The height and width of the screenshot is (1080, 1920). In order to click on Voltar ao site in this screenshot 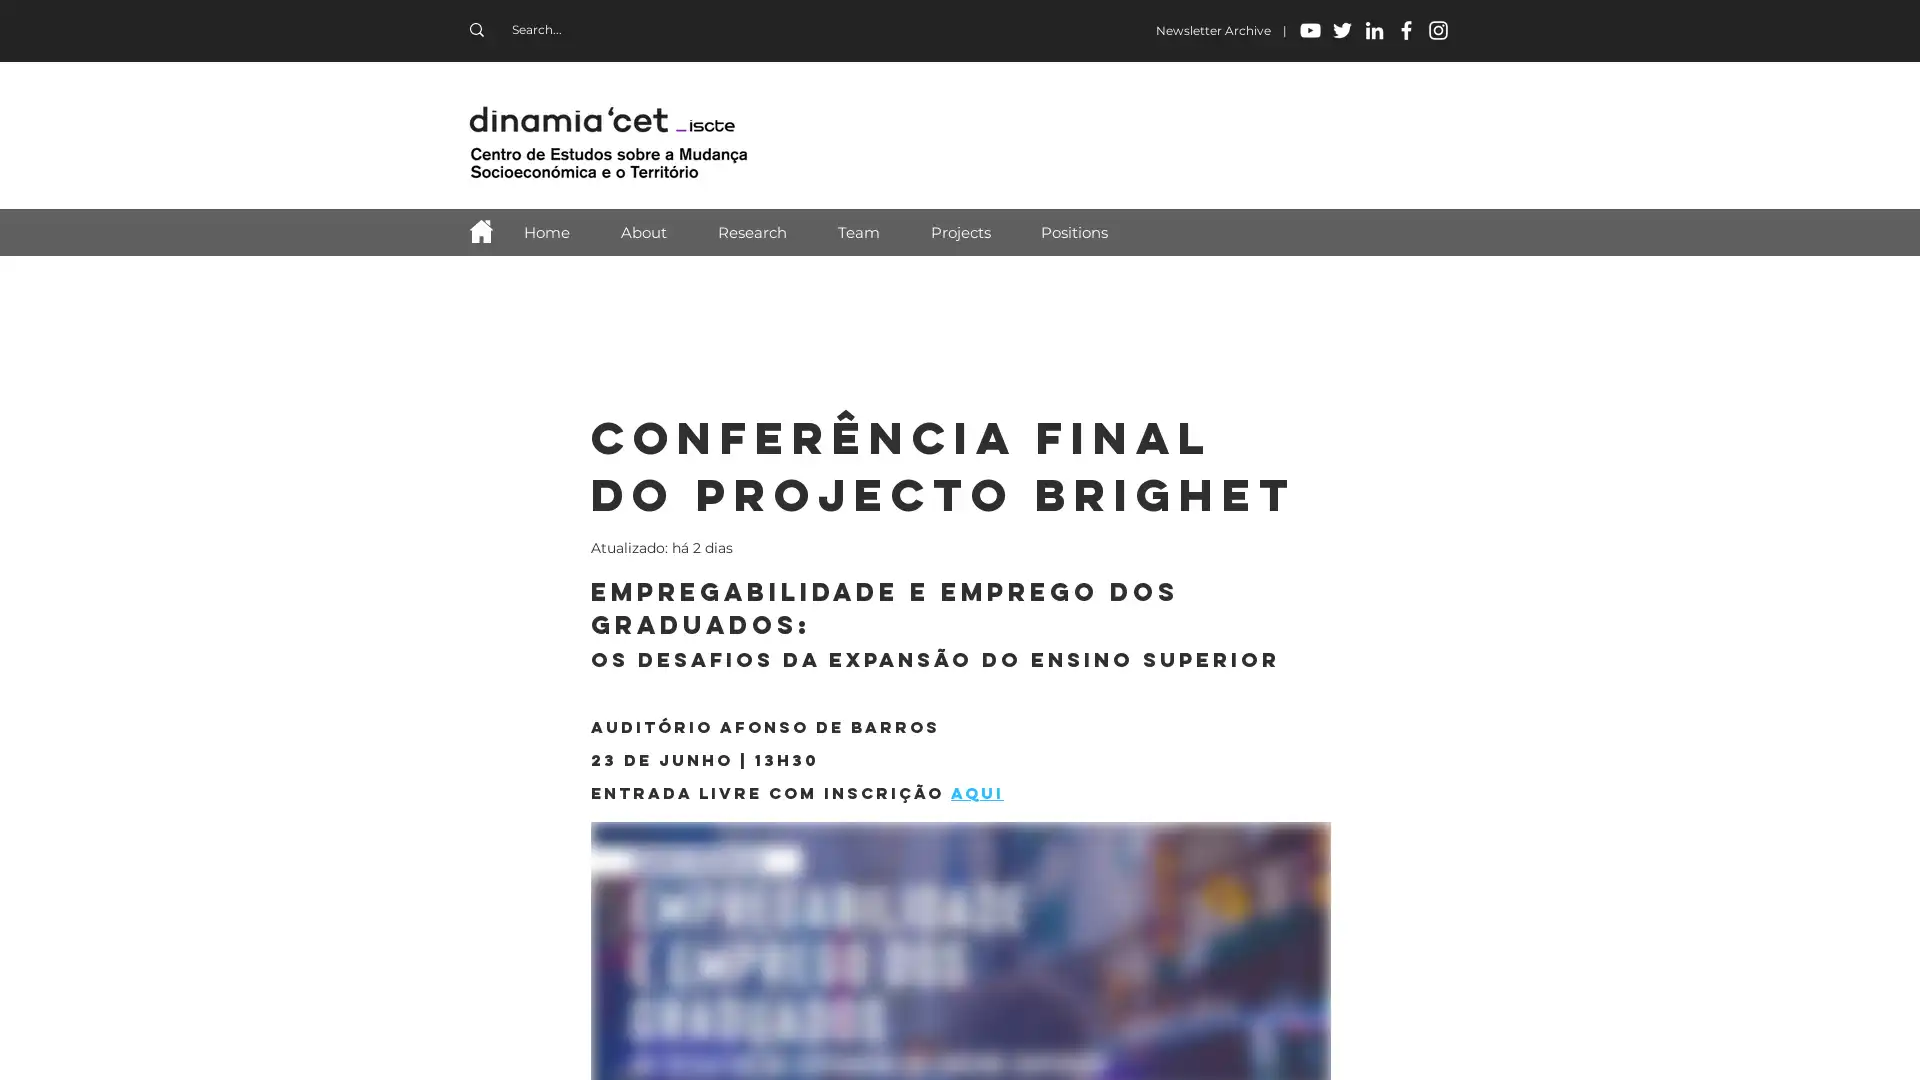, I will do `click(1198, 347)`.